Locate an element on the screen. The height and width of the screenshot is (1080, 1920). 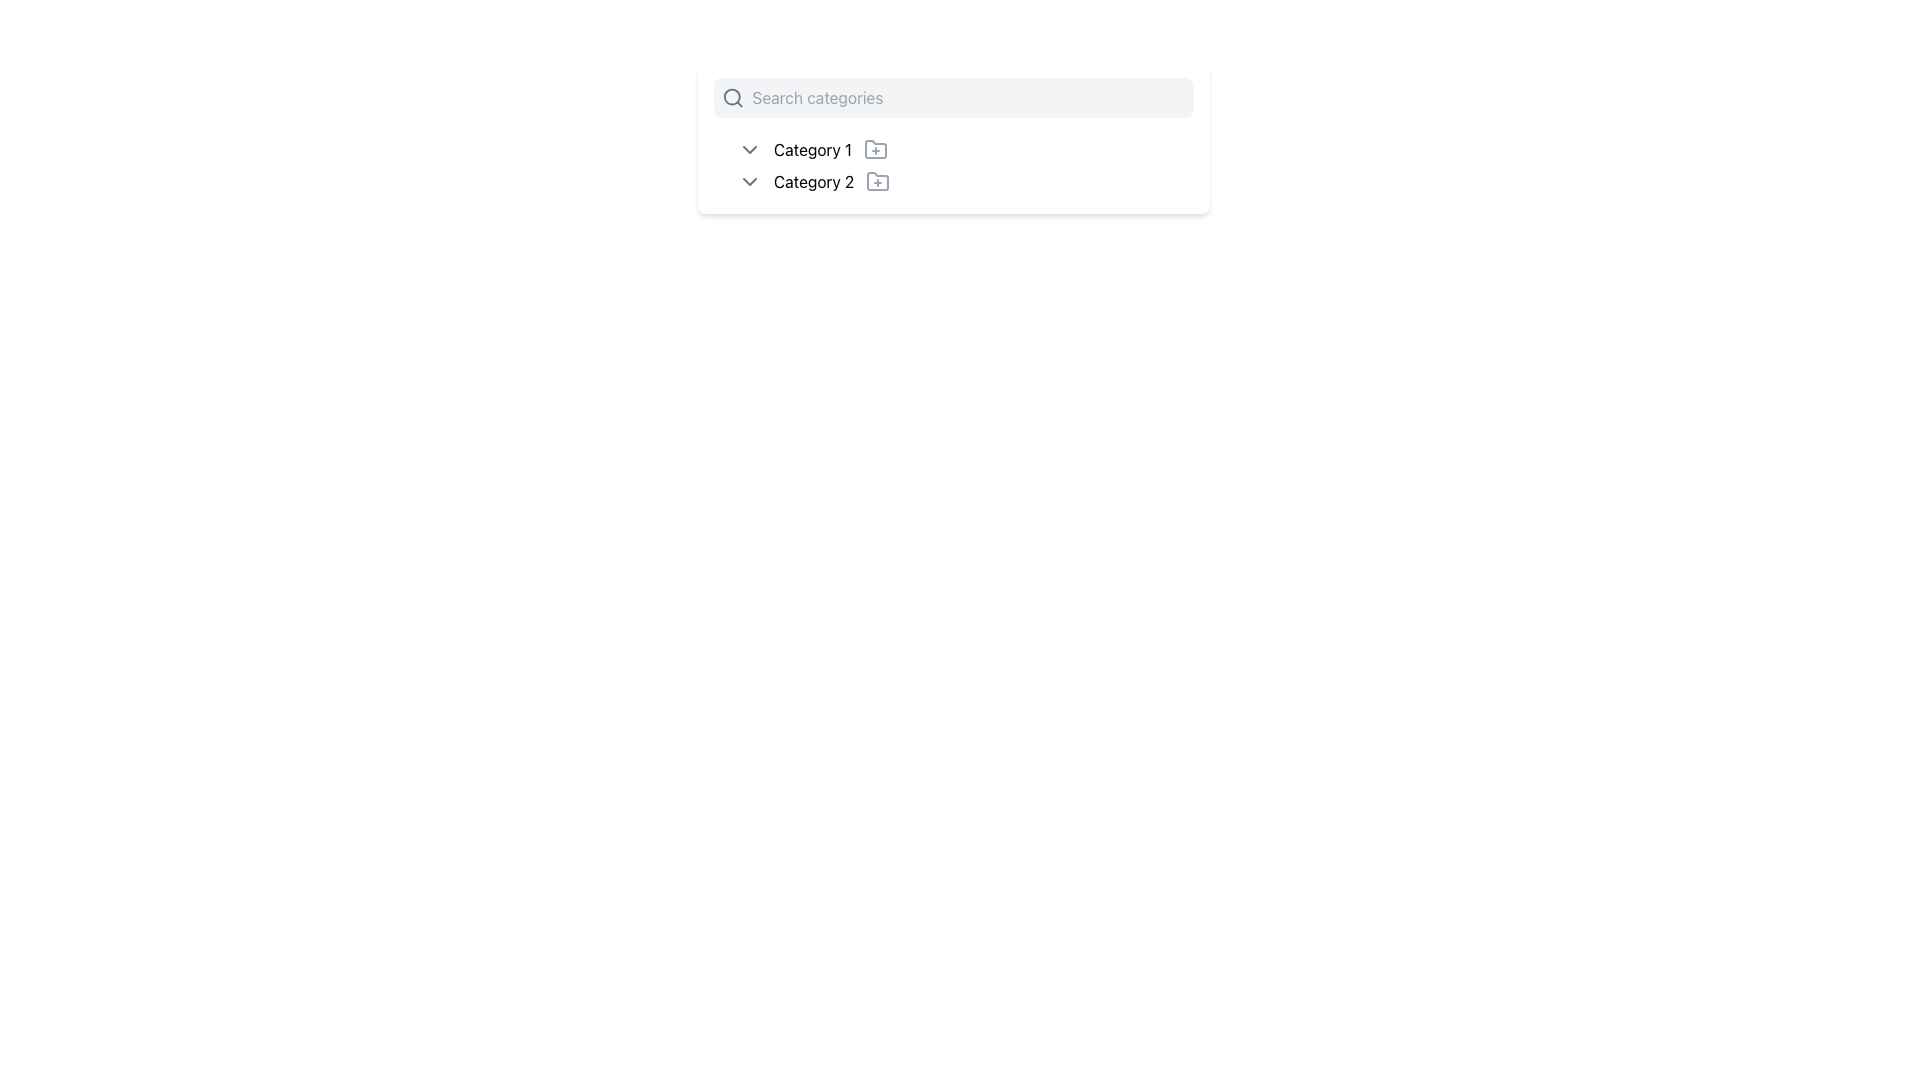
the downward-facing chevron icon is located at coordinates (748, 181).